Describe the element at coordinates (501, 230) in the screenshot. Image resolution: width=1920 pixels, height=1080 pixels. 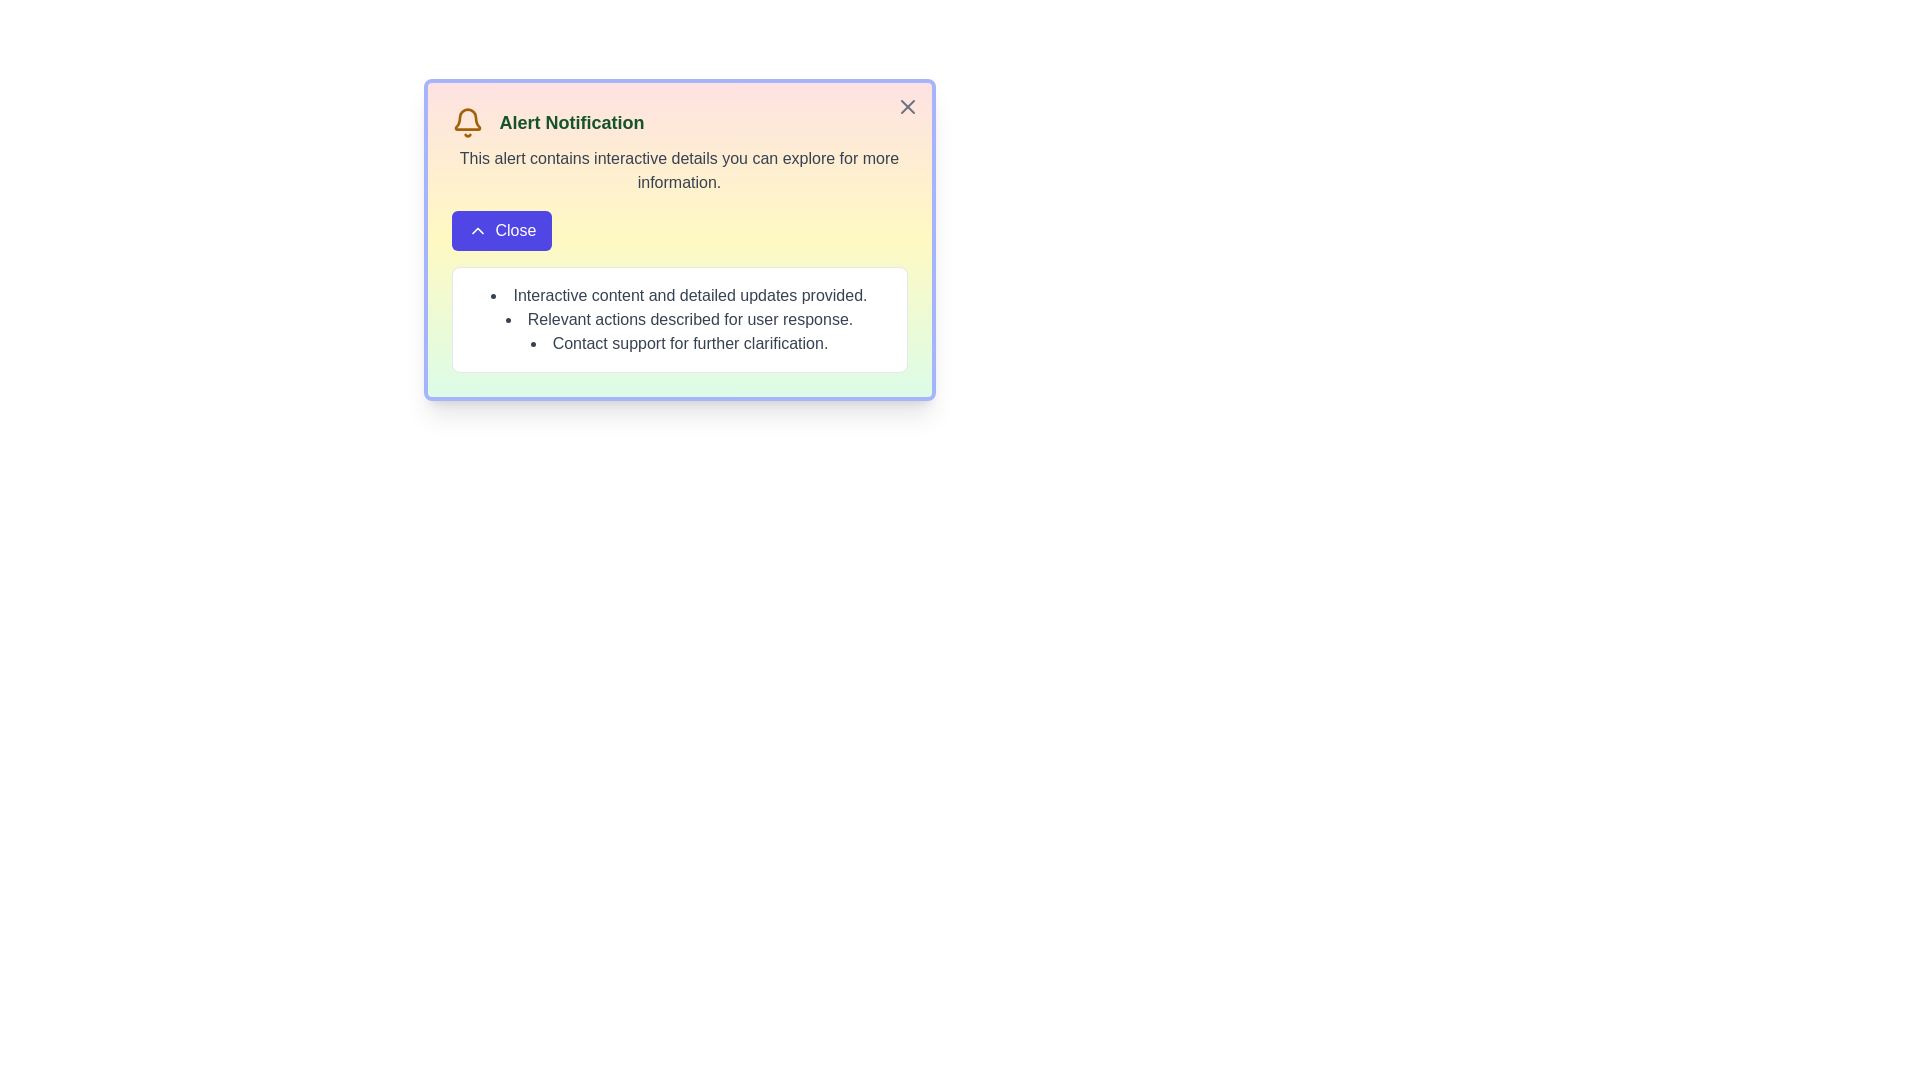
I see `'Close' button to toggle the additional information section` at that location.